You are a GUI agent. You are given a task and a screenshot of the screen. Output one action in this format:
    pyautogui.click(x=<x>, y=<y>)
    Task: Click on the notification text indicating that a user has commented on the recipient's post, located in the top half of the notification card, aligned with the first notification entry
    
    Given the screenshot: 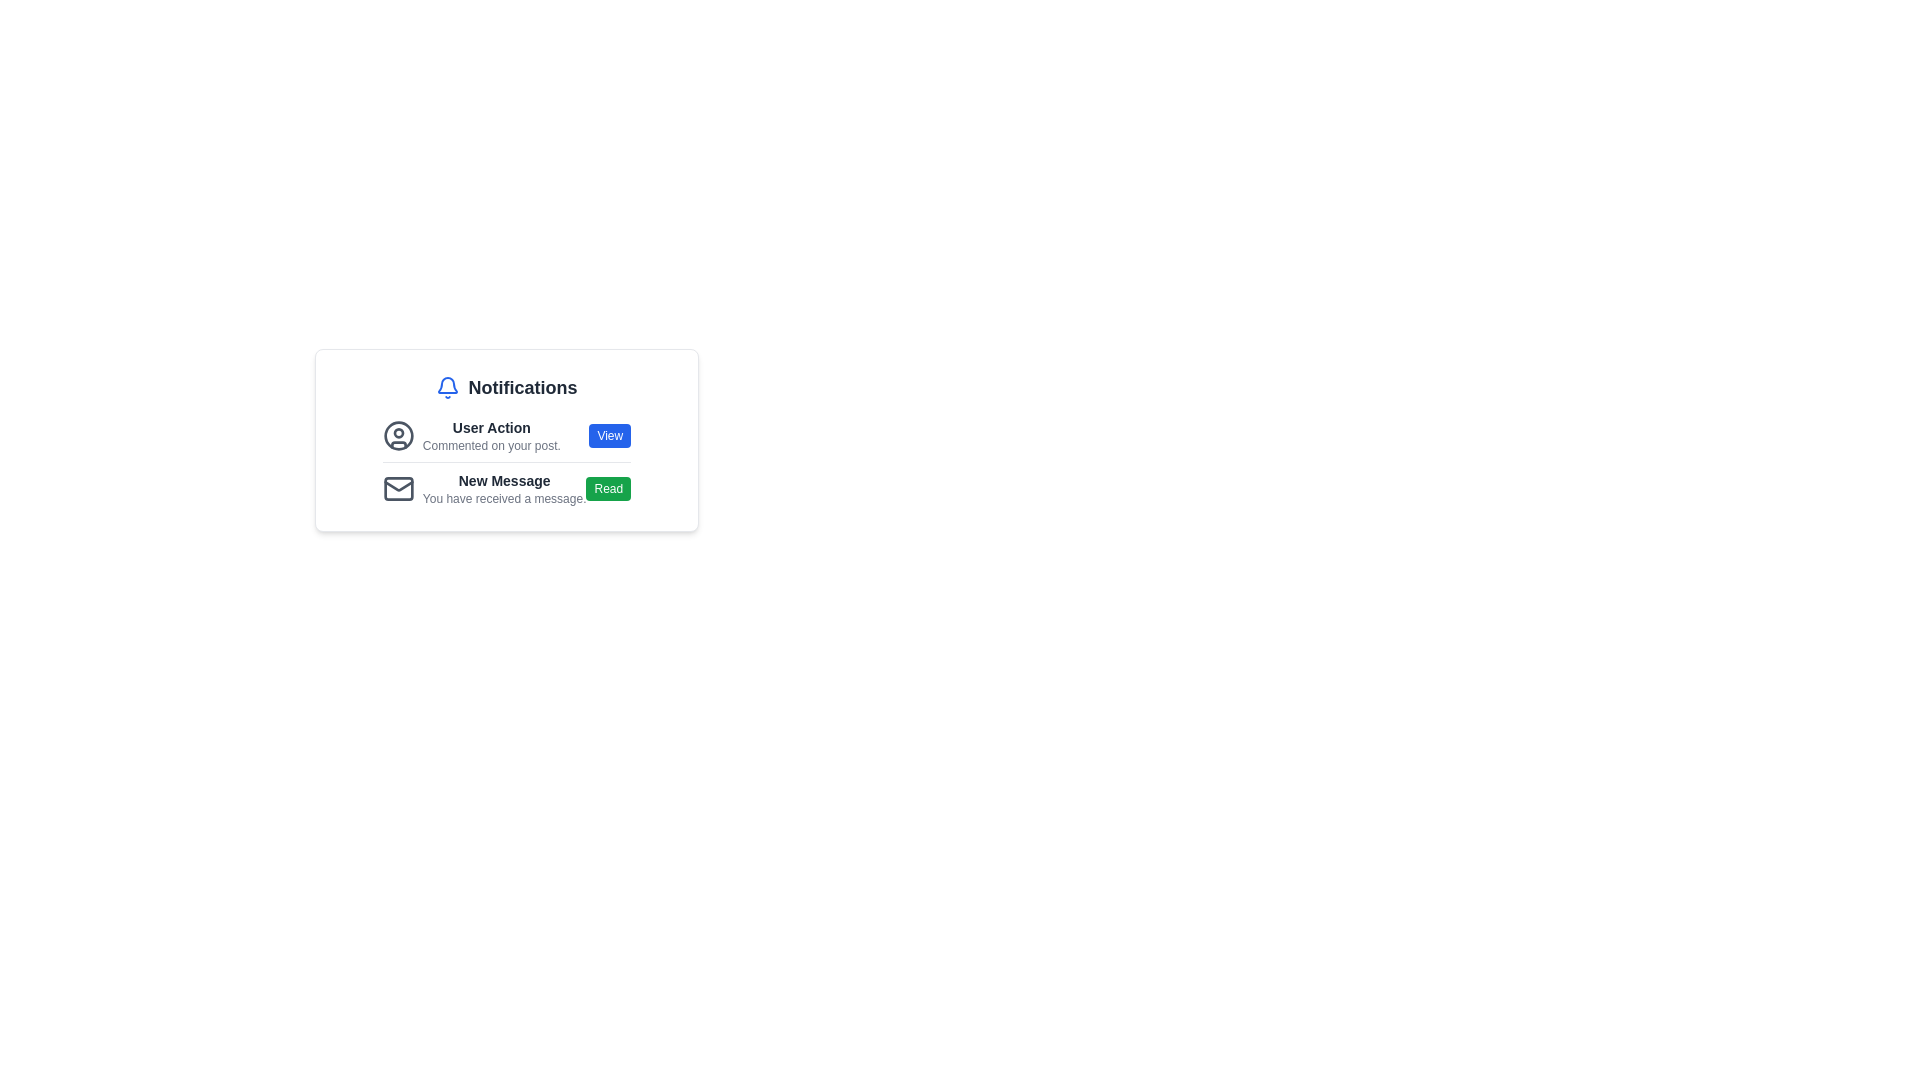 What is the action you would take?
    pyautogui.click(x=470, y=434)
    